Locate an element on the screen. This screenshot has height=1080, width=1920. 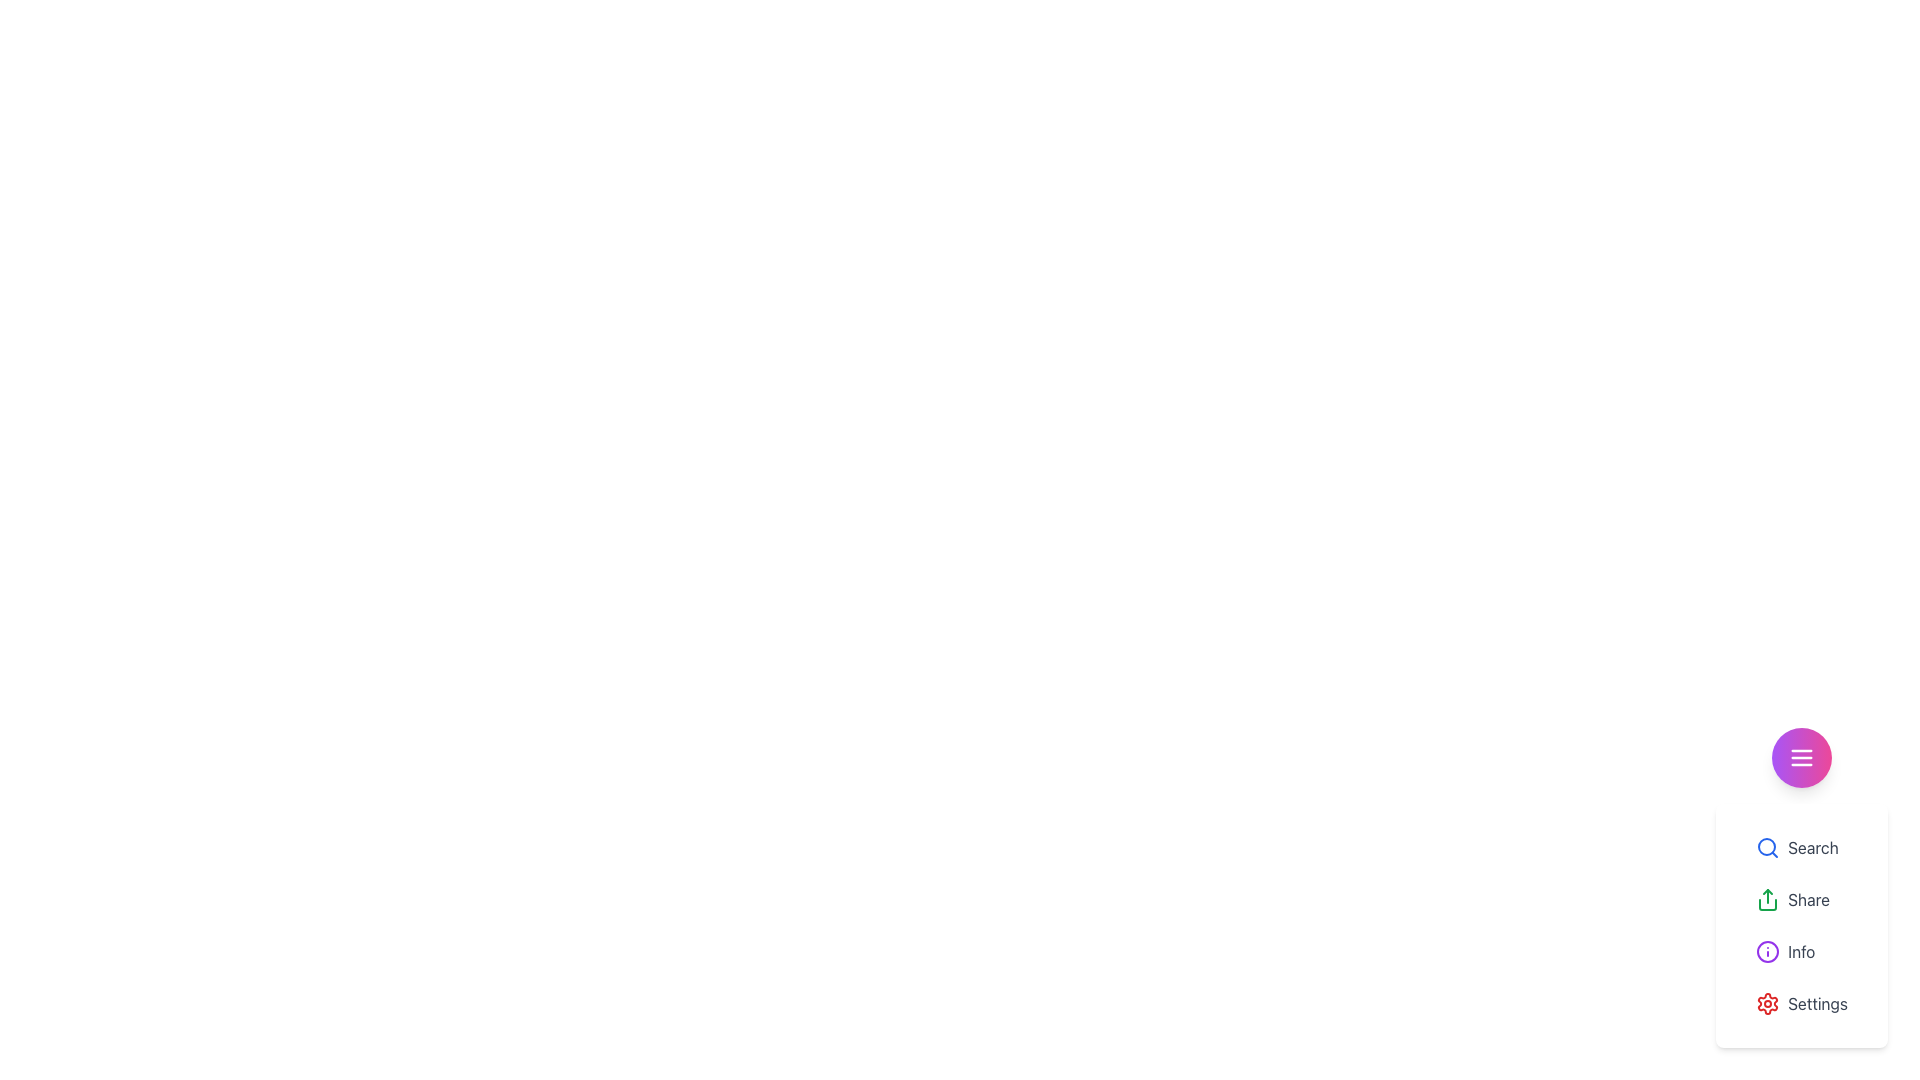
the 'Settings' button, which features a red gear icon and gray text, located as the last item in a vertical list within a white card is located at coordinates (1802, 1003).